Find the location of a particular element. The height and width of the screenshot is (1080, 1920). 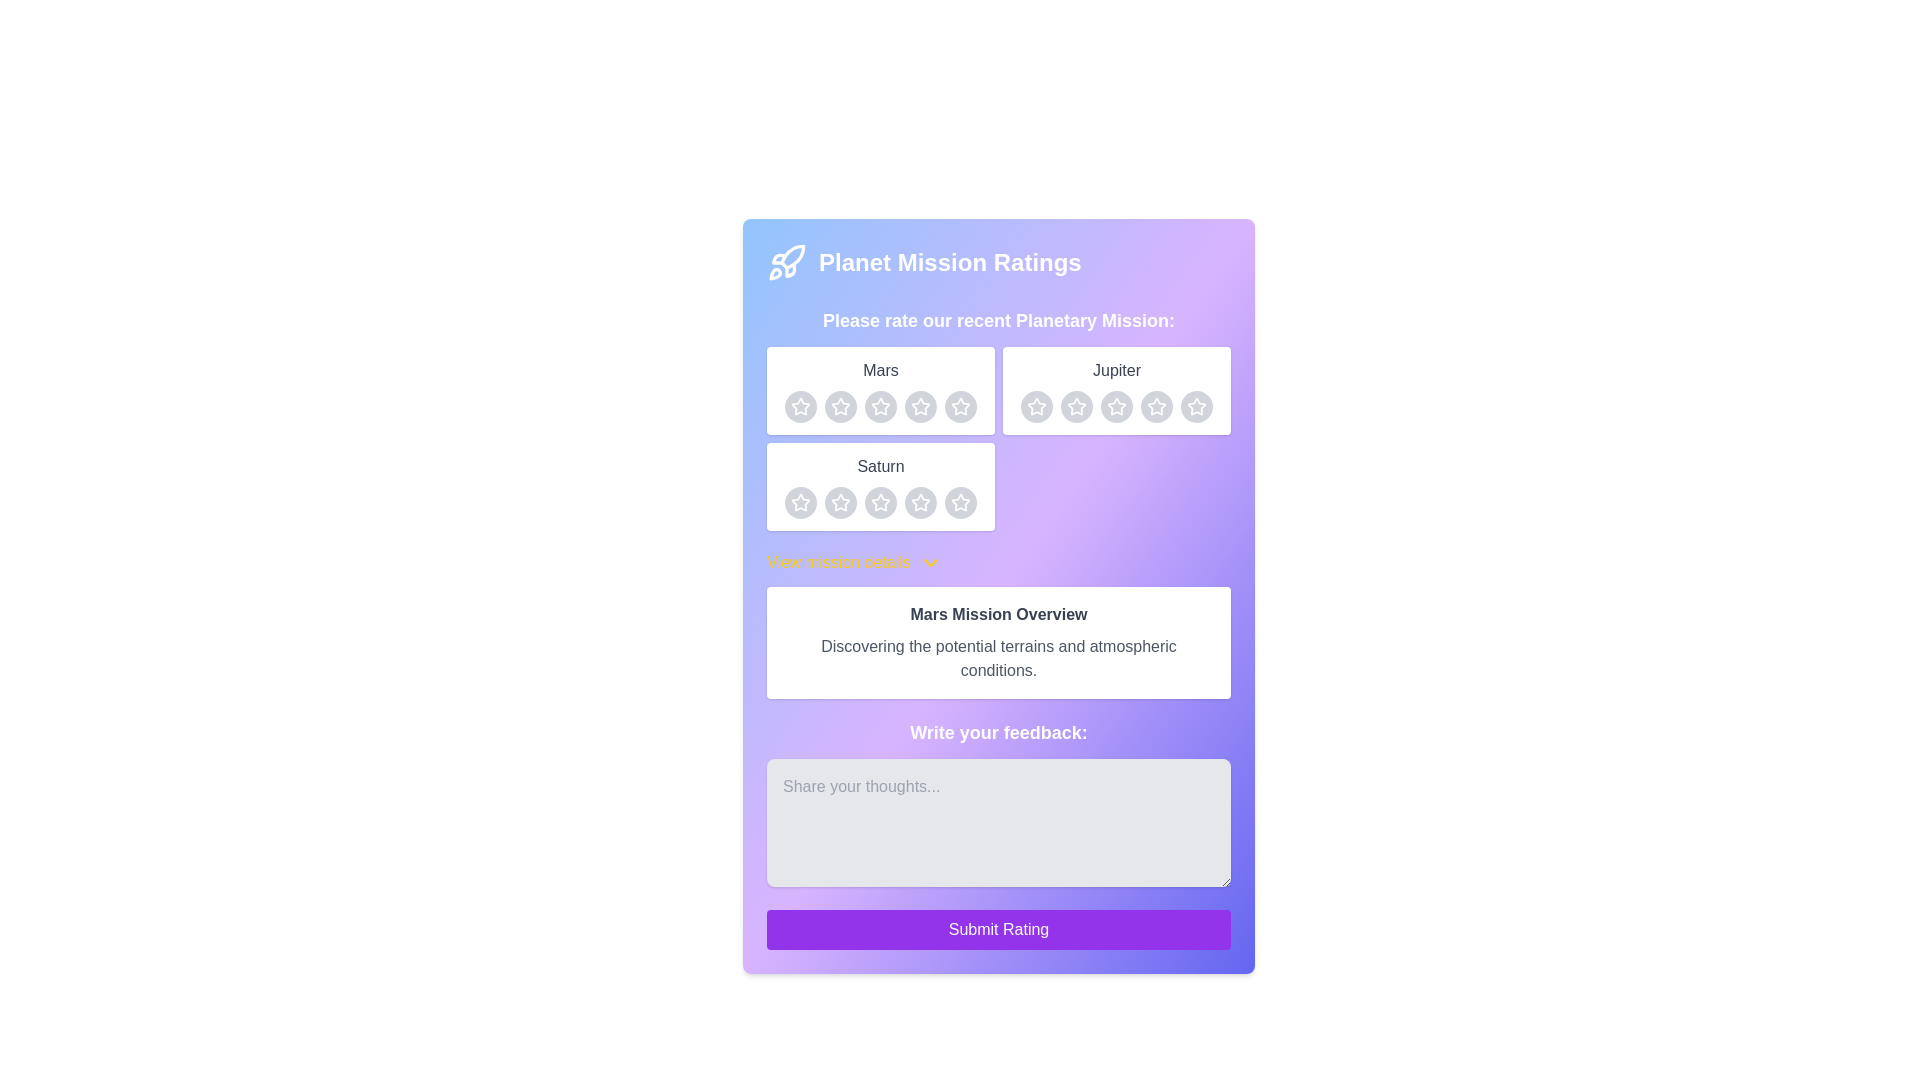

title 'Mars' from the first card in the grid layout of planetary rating cards, which has a white background and rounded edges is located at coordinates (880, 390).